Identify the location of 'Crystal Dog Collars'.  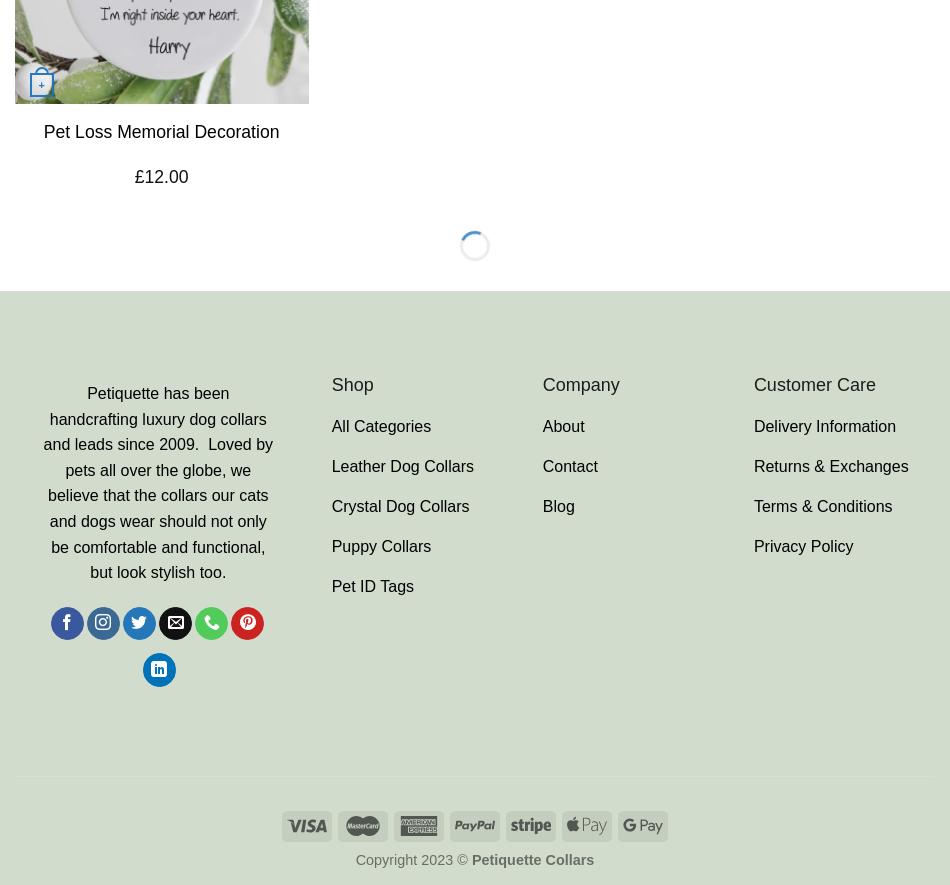
(399, 505).